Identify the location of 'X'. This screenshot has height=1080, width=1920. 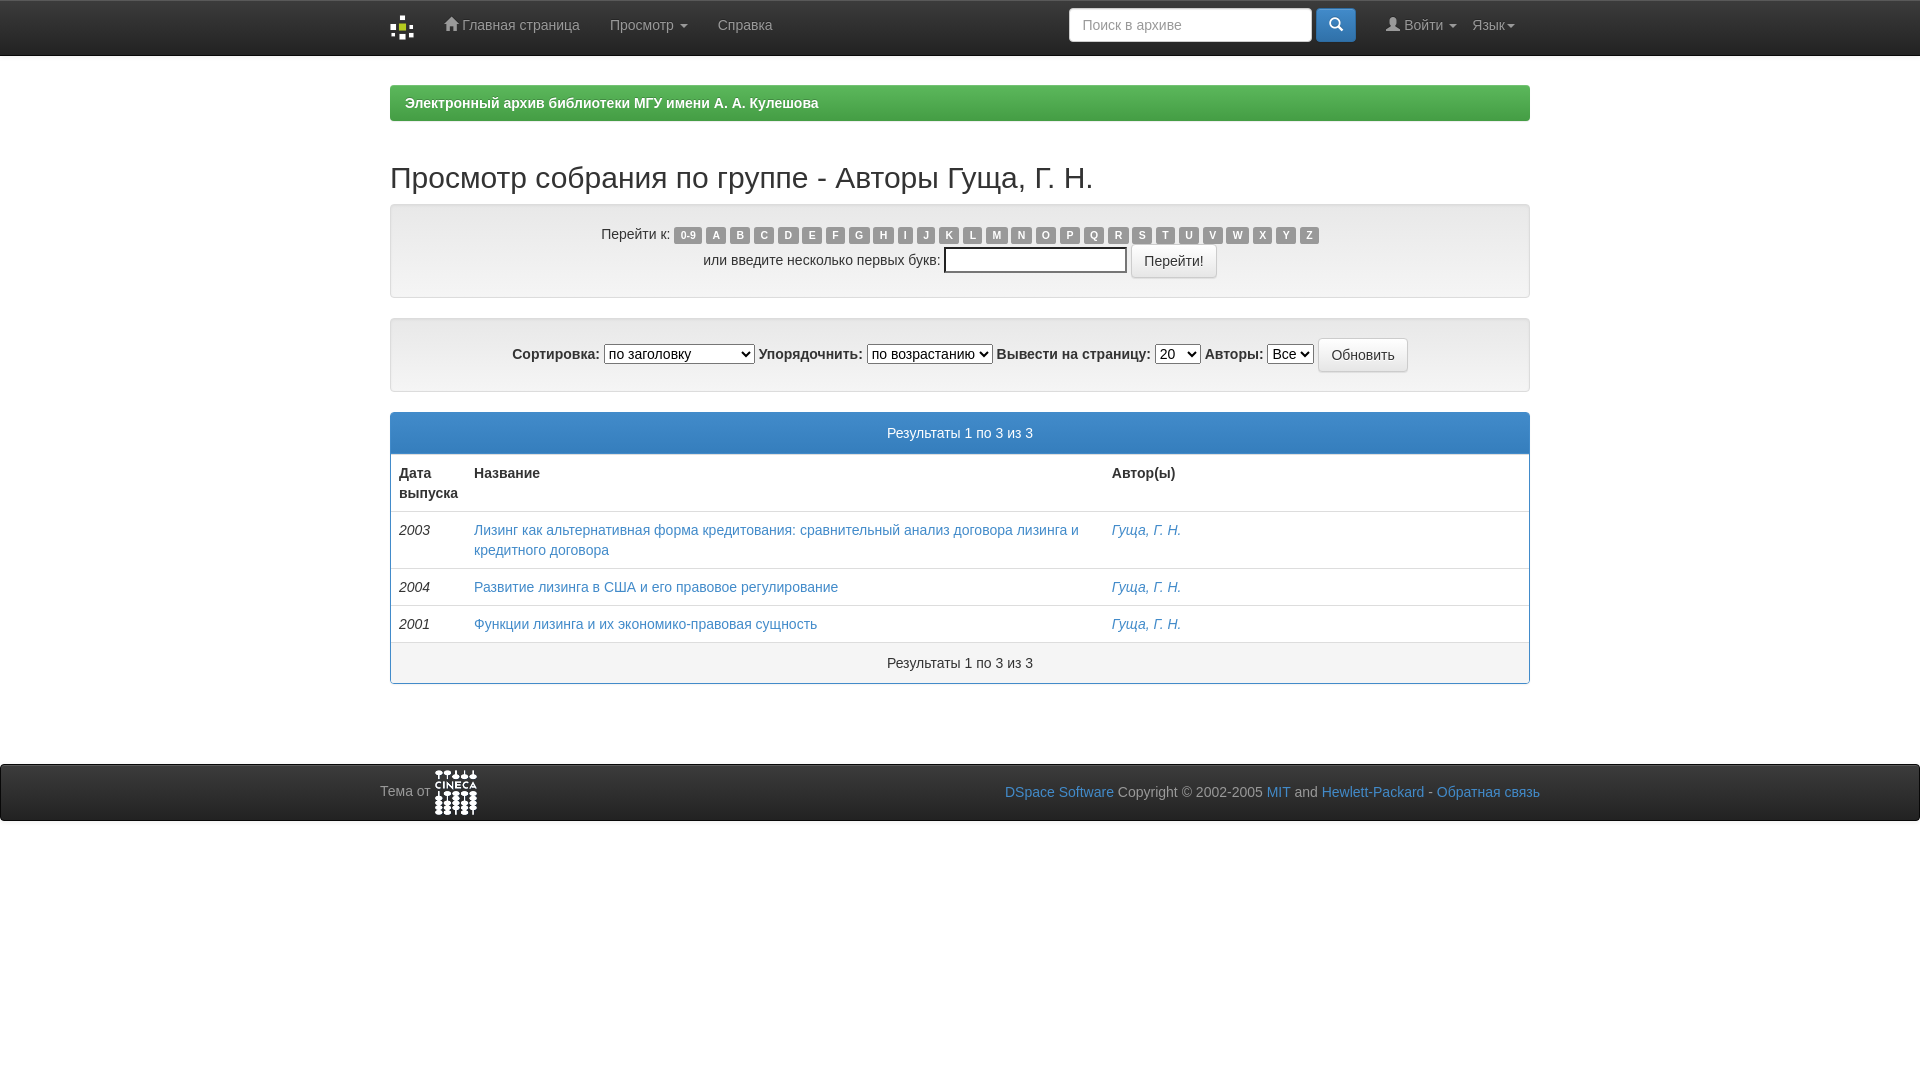
(1261, 234).